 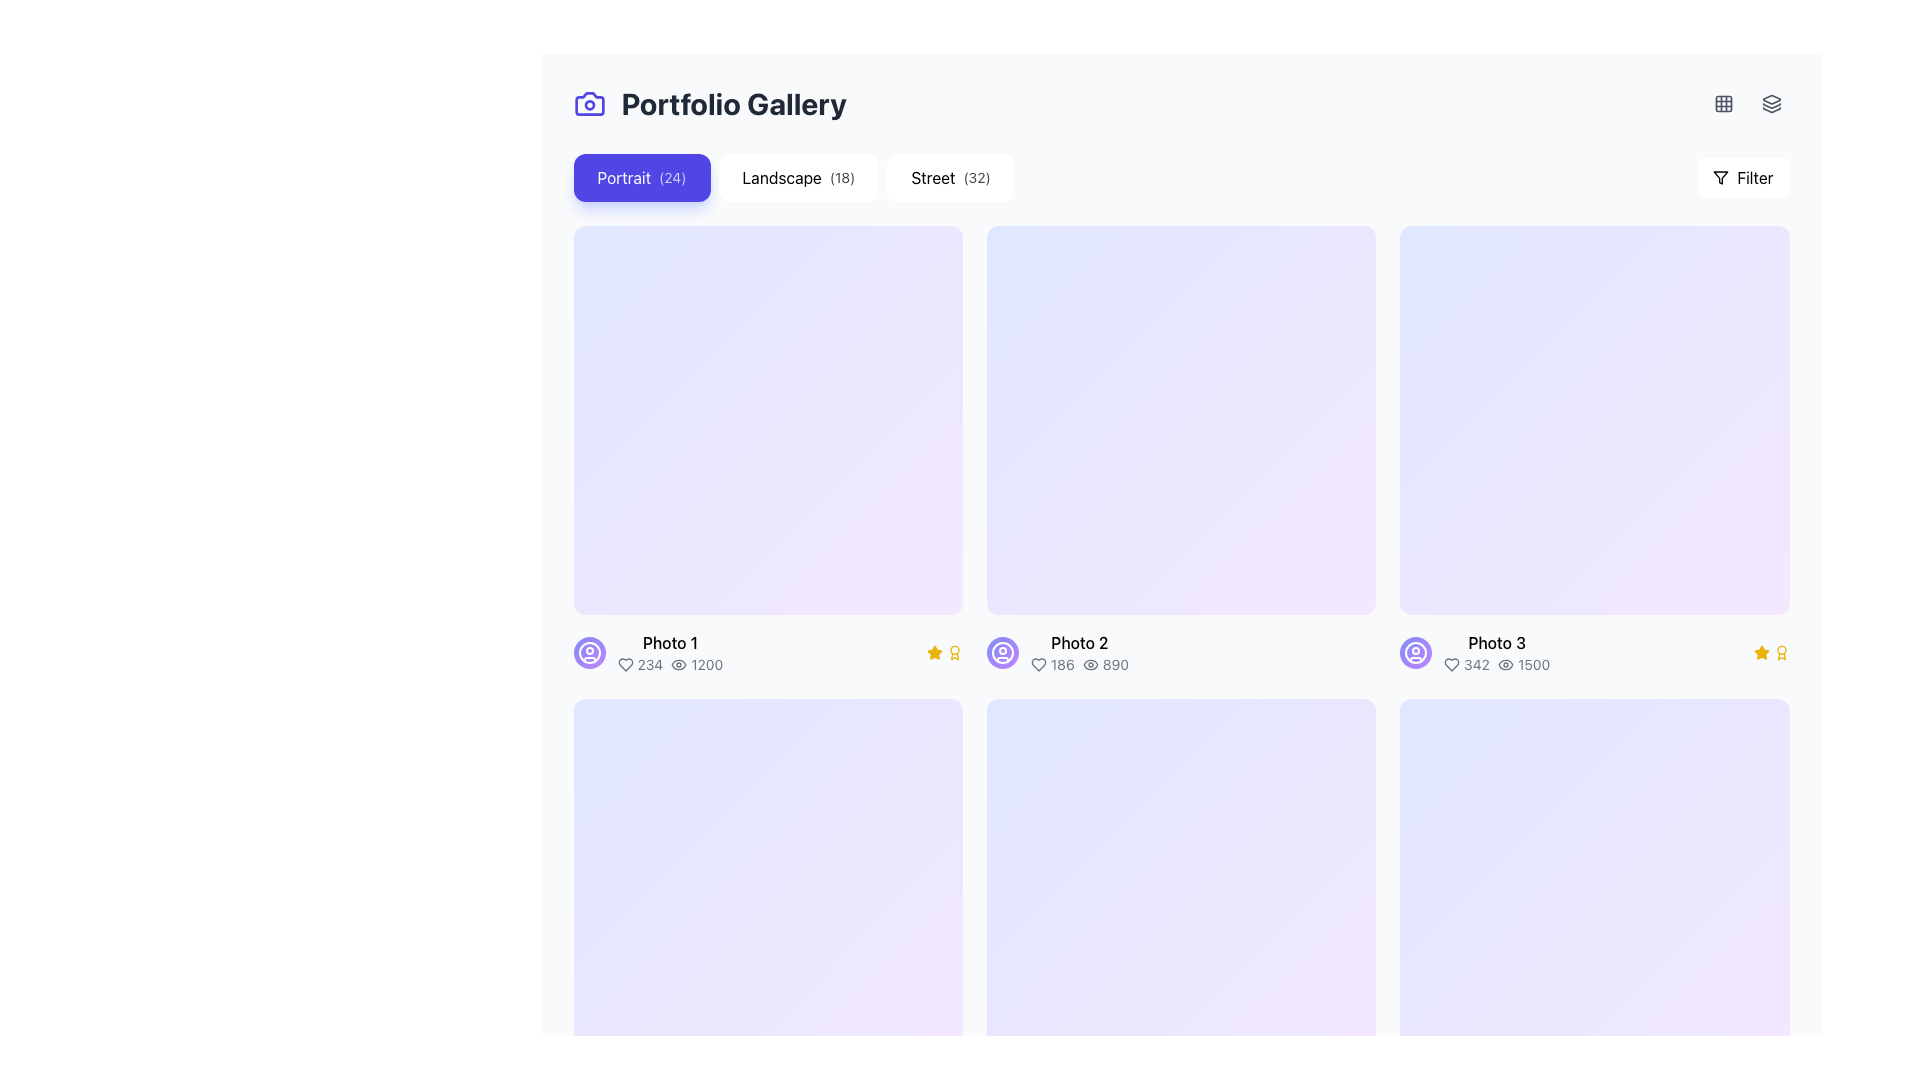 What do you see at coordinates (842, 176) in the screenshot?
I see `the count displayed in the text label next to the 'Landscape' tab, which indicates the number of items in the 'Landscape' category` at bounding box center [842, 176].